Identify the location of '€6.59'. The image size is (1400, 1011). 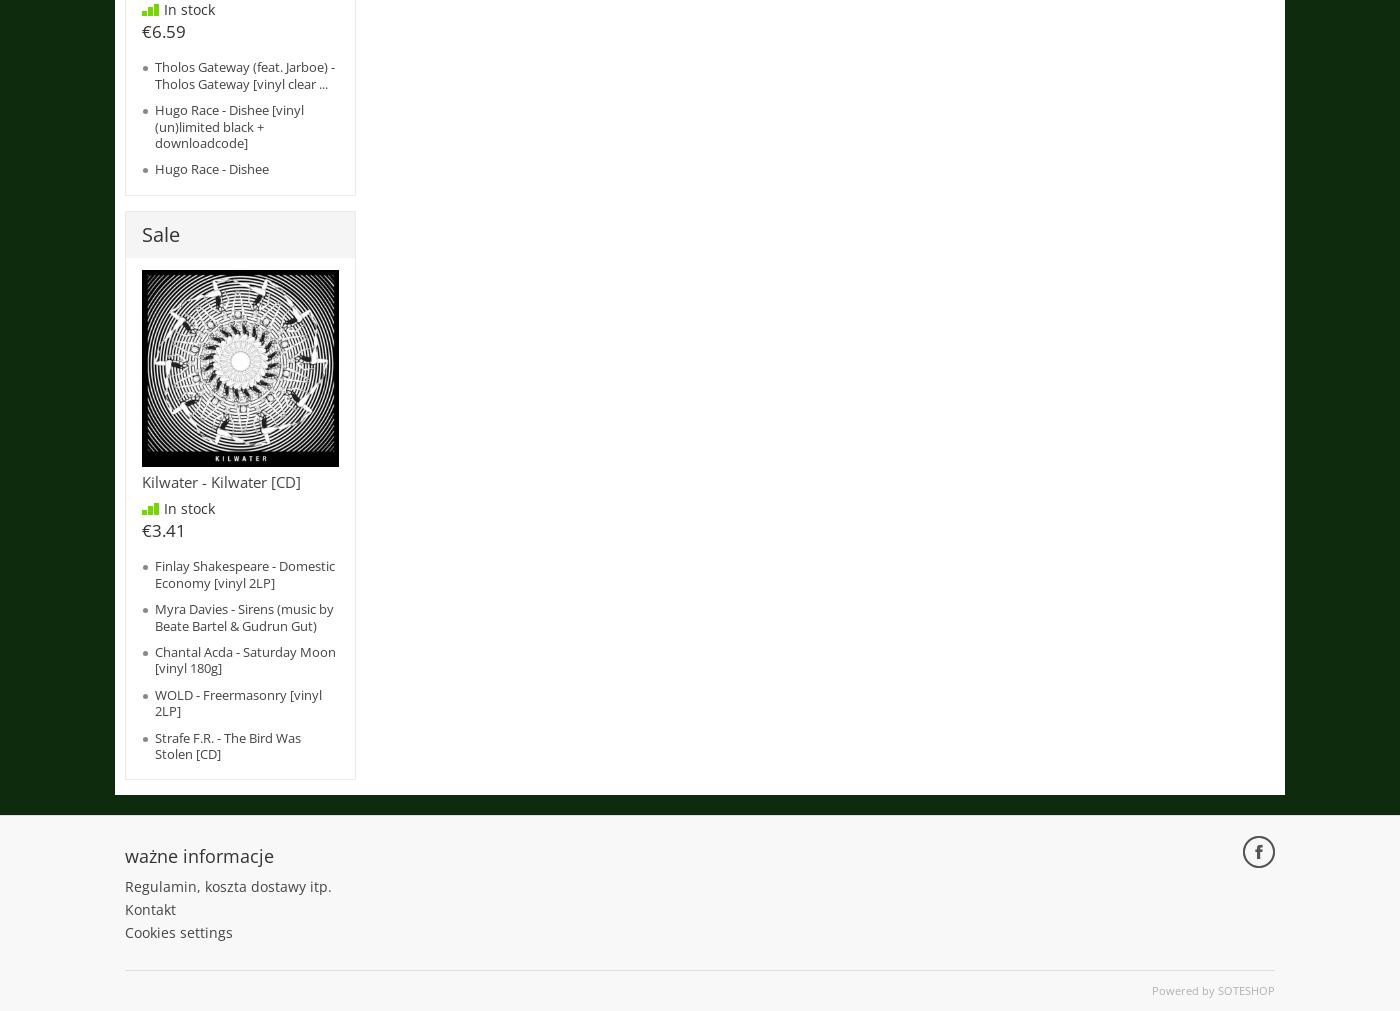
(163, 30).